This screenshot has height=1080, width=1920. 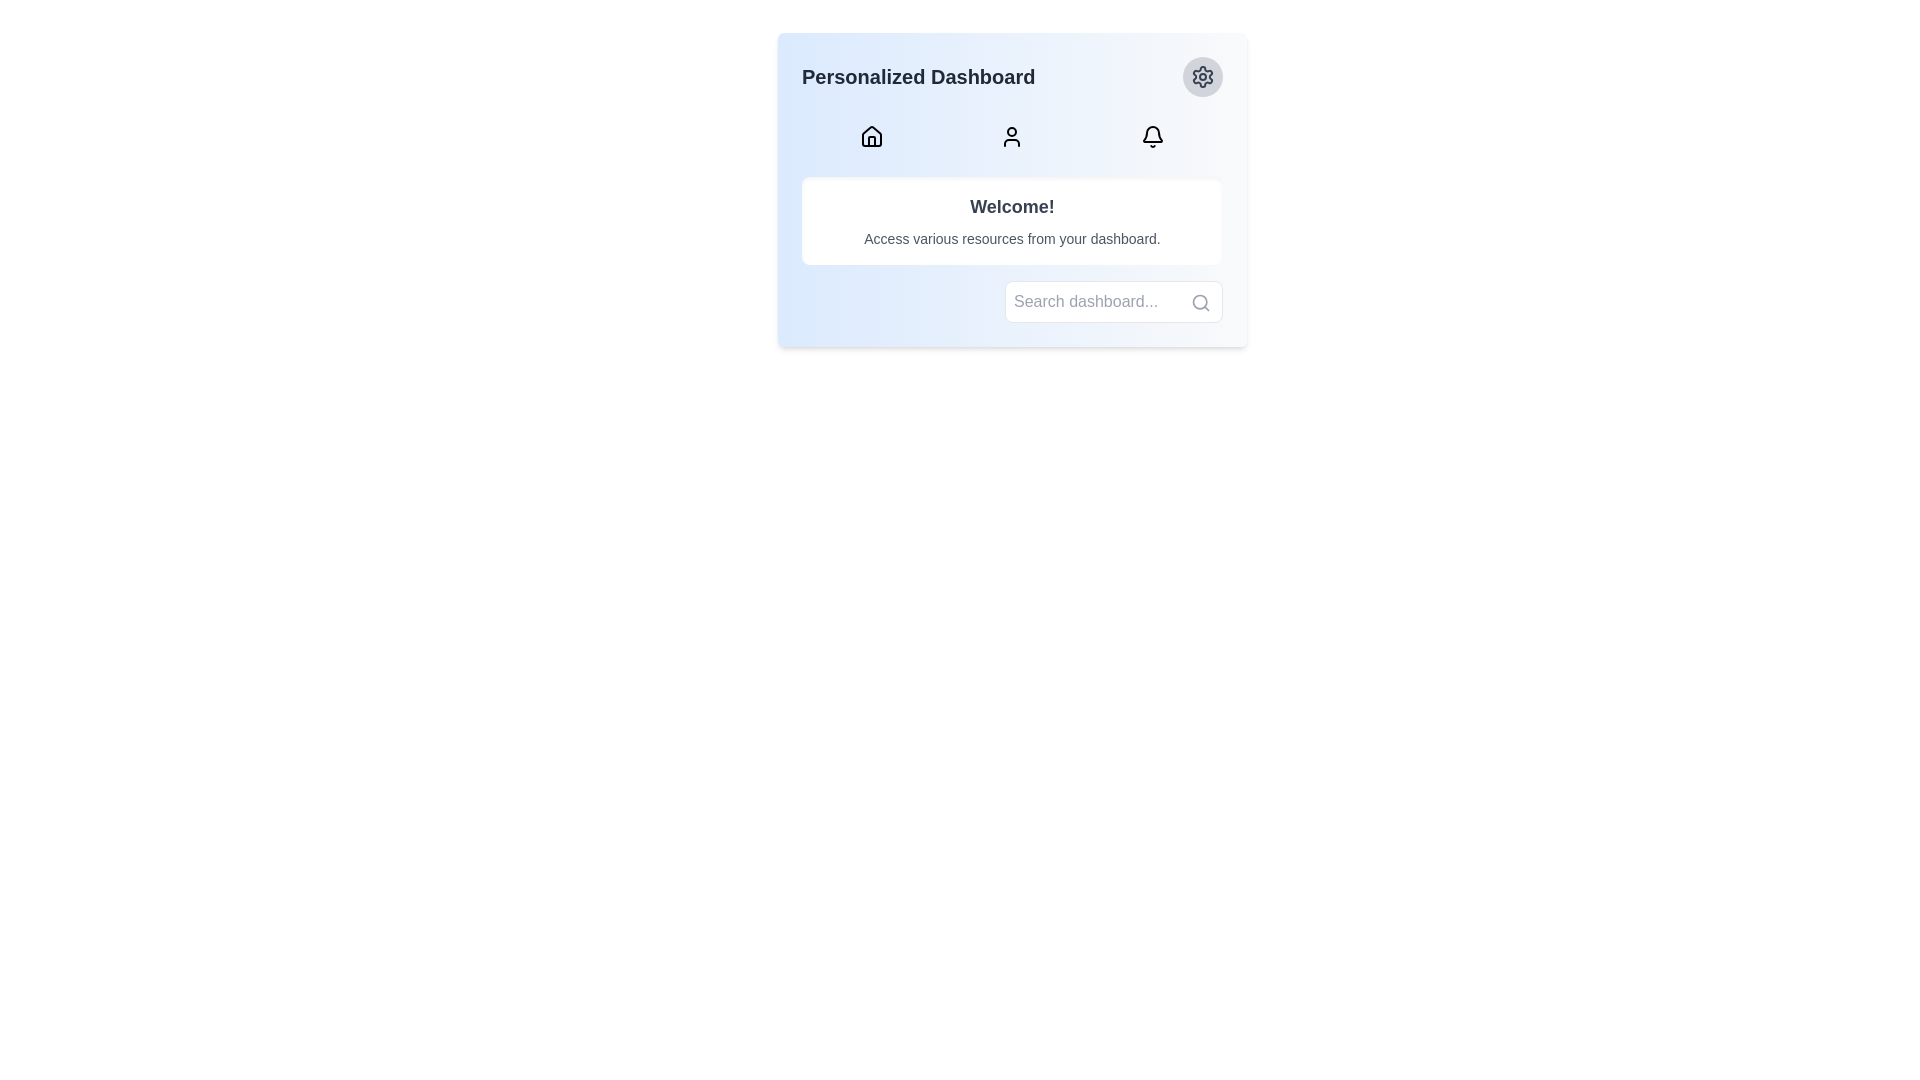 I want to click on the notifications icon button located at the top-right corner of the dashboard interface, so click(x=1152, y=136).